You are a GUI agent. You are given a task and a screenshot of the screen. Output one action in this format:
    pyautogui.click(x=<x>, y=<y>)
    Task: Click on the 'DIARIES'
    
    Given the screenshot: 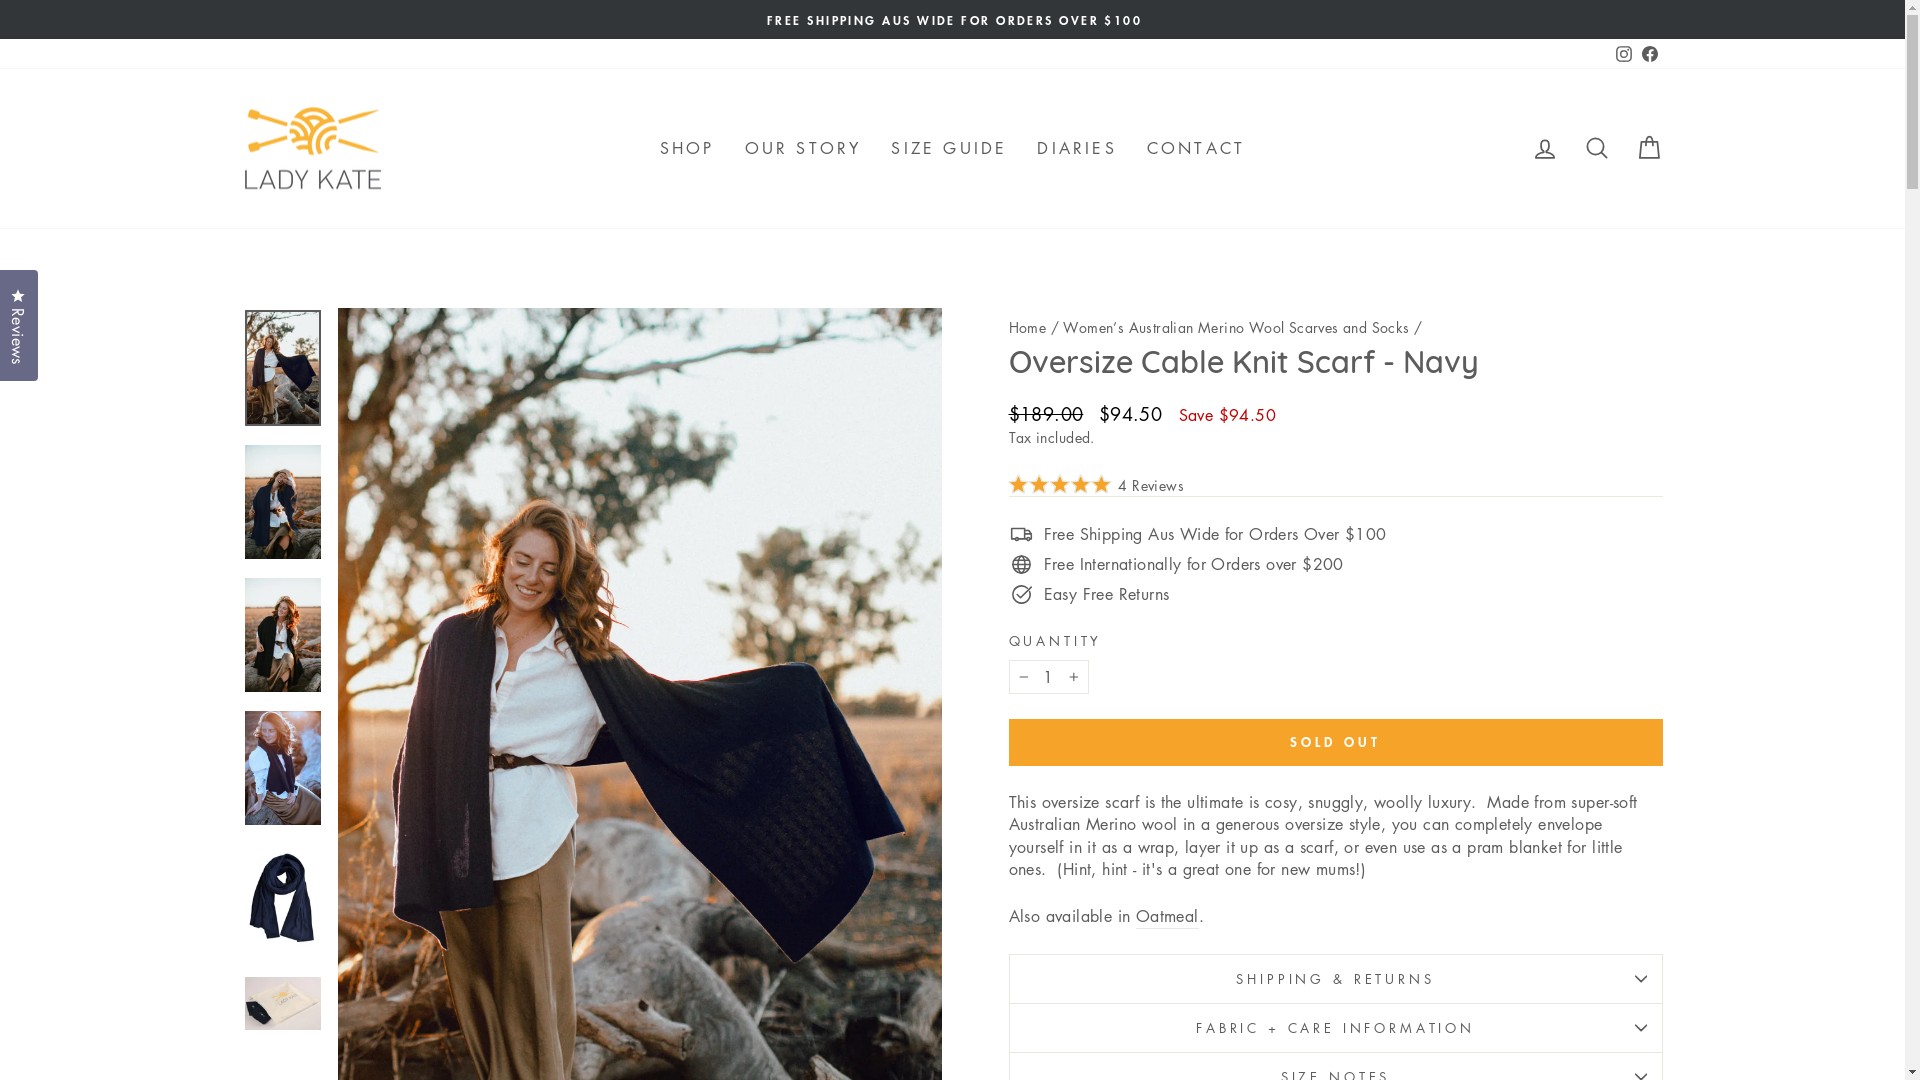 What is the action you would take?
    pyautogui.click(x=1075, y=147)
    